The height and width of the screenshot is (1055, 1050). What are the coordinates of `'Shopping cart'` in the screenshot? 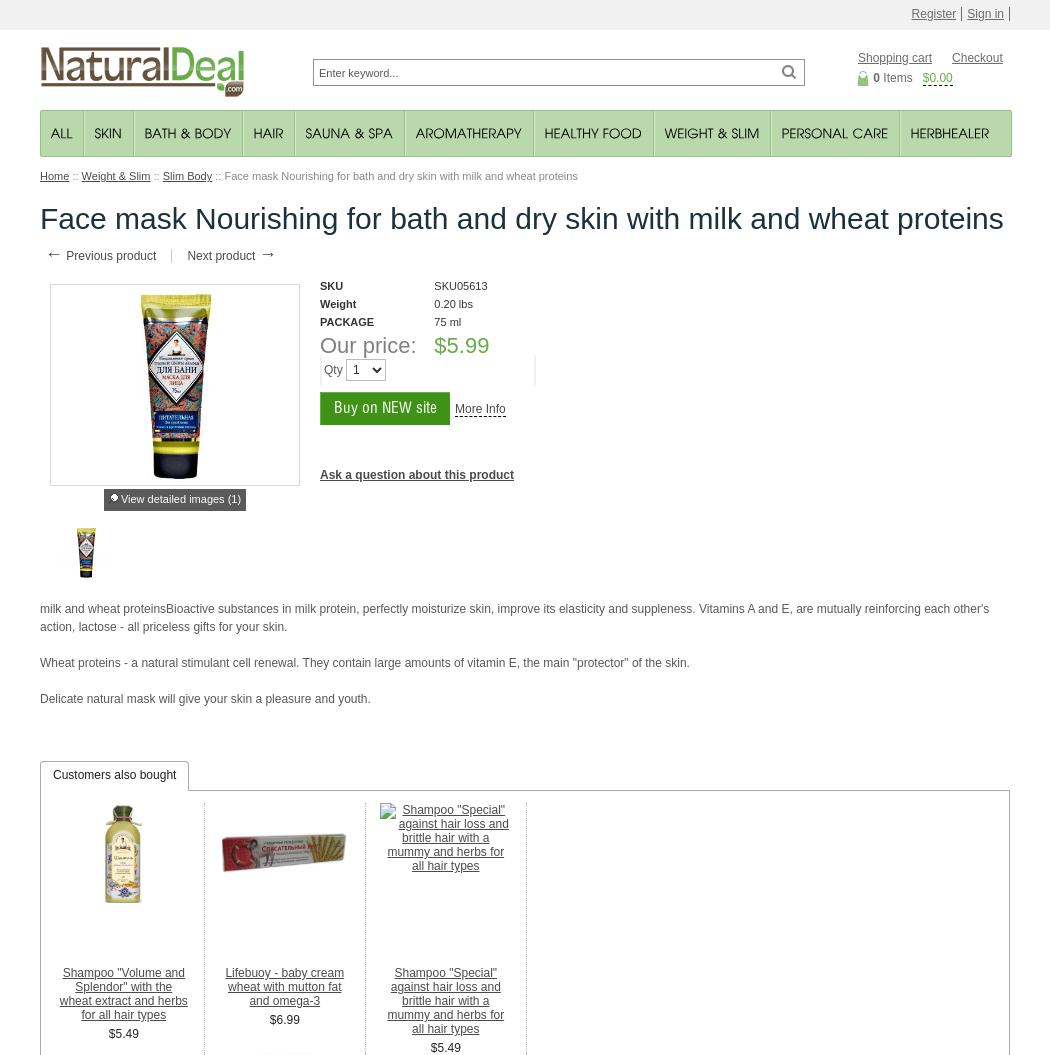 It's located at (894, 58).